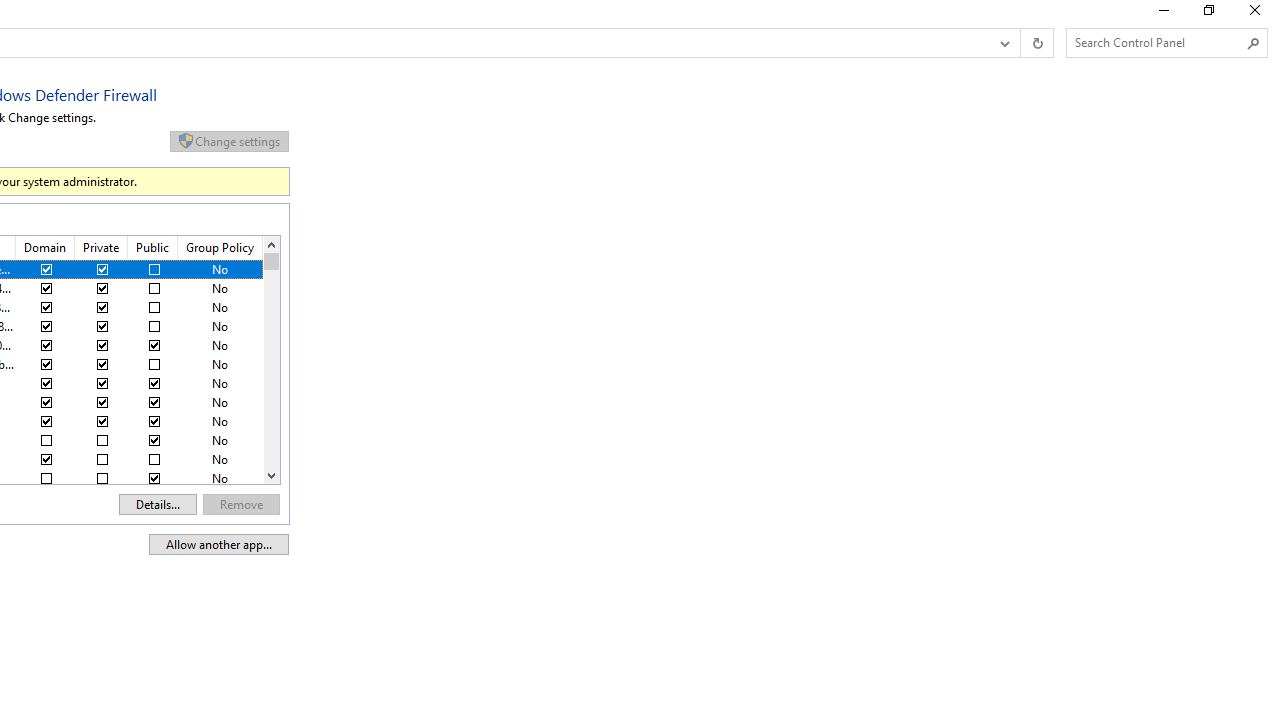  Describe the element at coordinates (1020, 43) in the screenshot. I see `'Address band toolbar'` at that location.